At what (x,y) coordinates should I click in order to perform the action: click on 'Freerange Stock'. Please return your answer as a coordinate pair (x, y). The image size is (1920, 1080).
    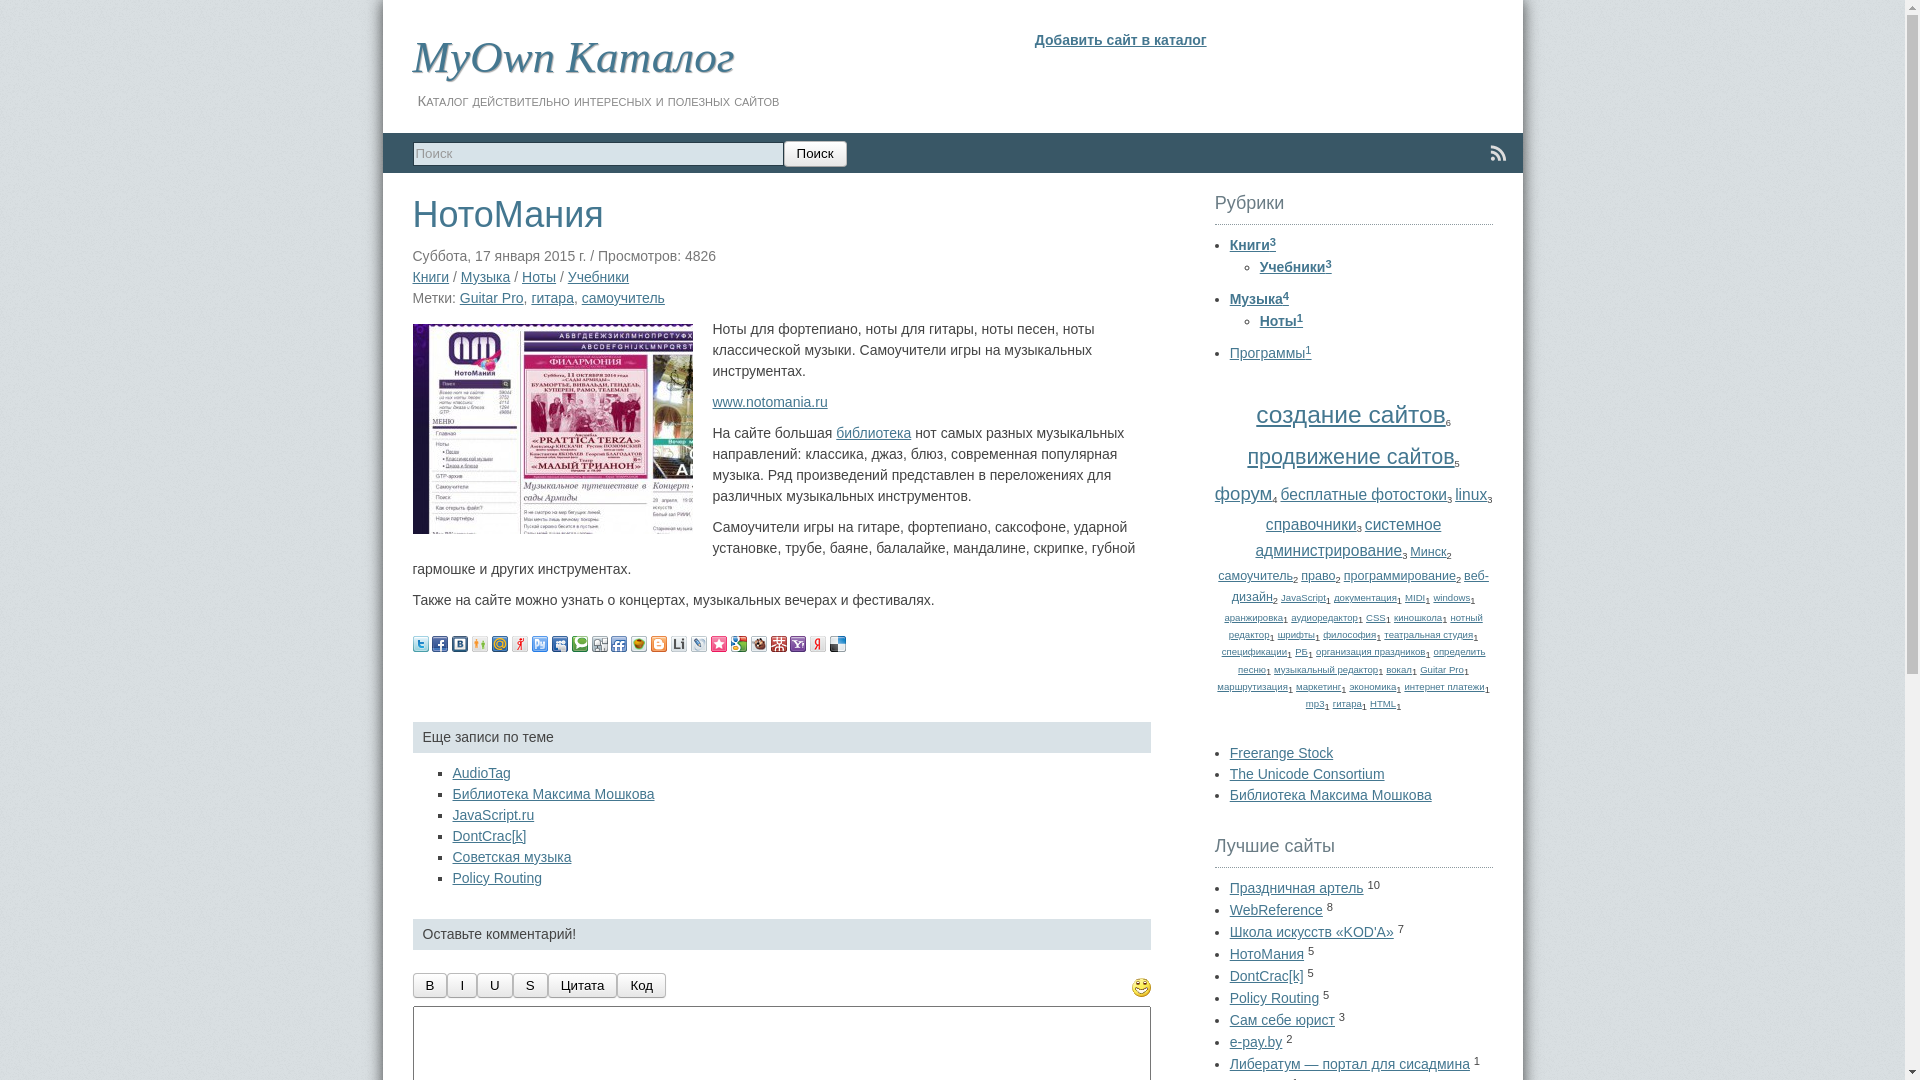
    Looking at the image, I should click on (1281, 752).